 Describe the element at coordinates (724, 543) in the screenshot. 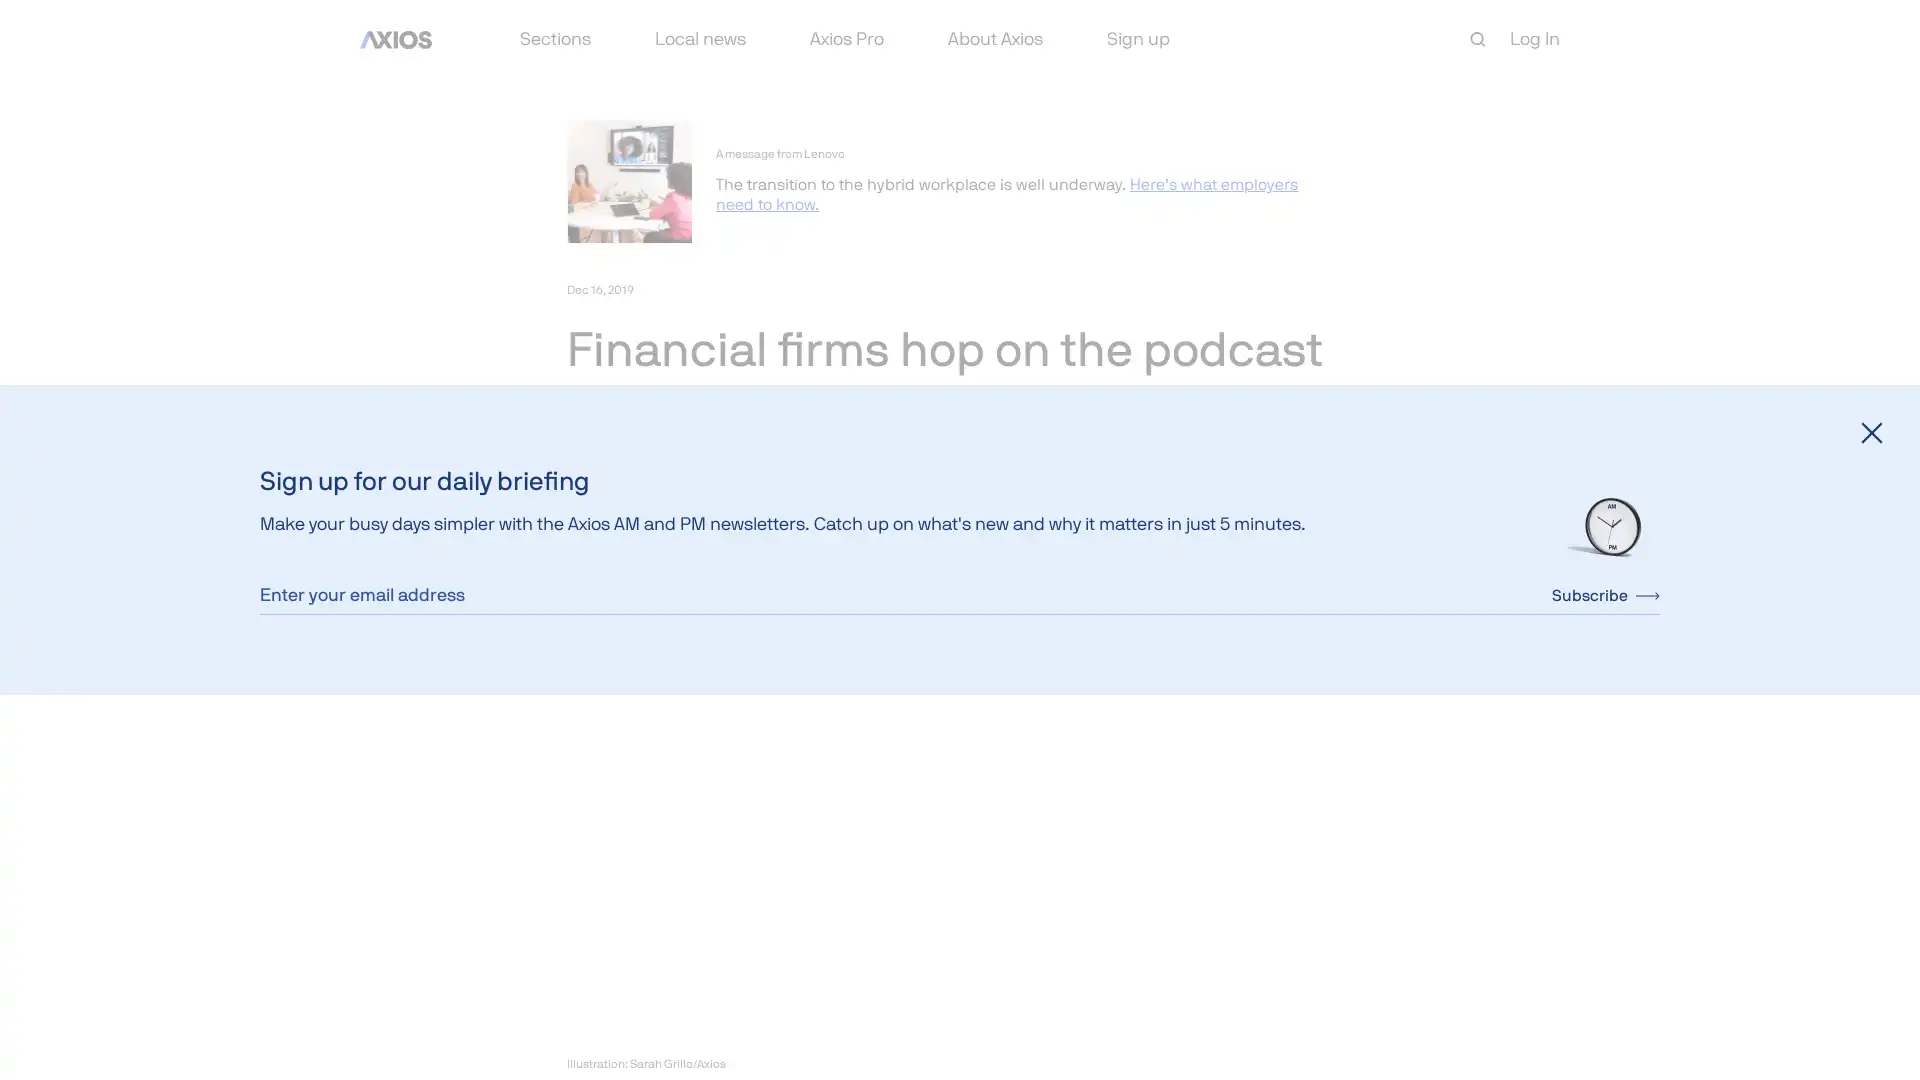

I see `email` at that location.